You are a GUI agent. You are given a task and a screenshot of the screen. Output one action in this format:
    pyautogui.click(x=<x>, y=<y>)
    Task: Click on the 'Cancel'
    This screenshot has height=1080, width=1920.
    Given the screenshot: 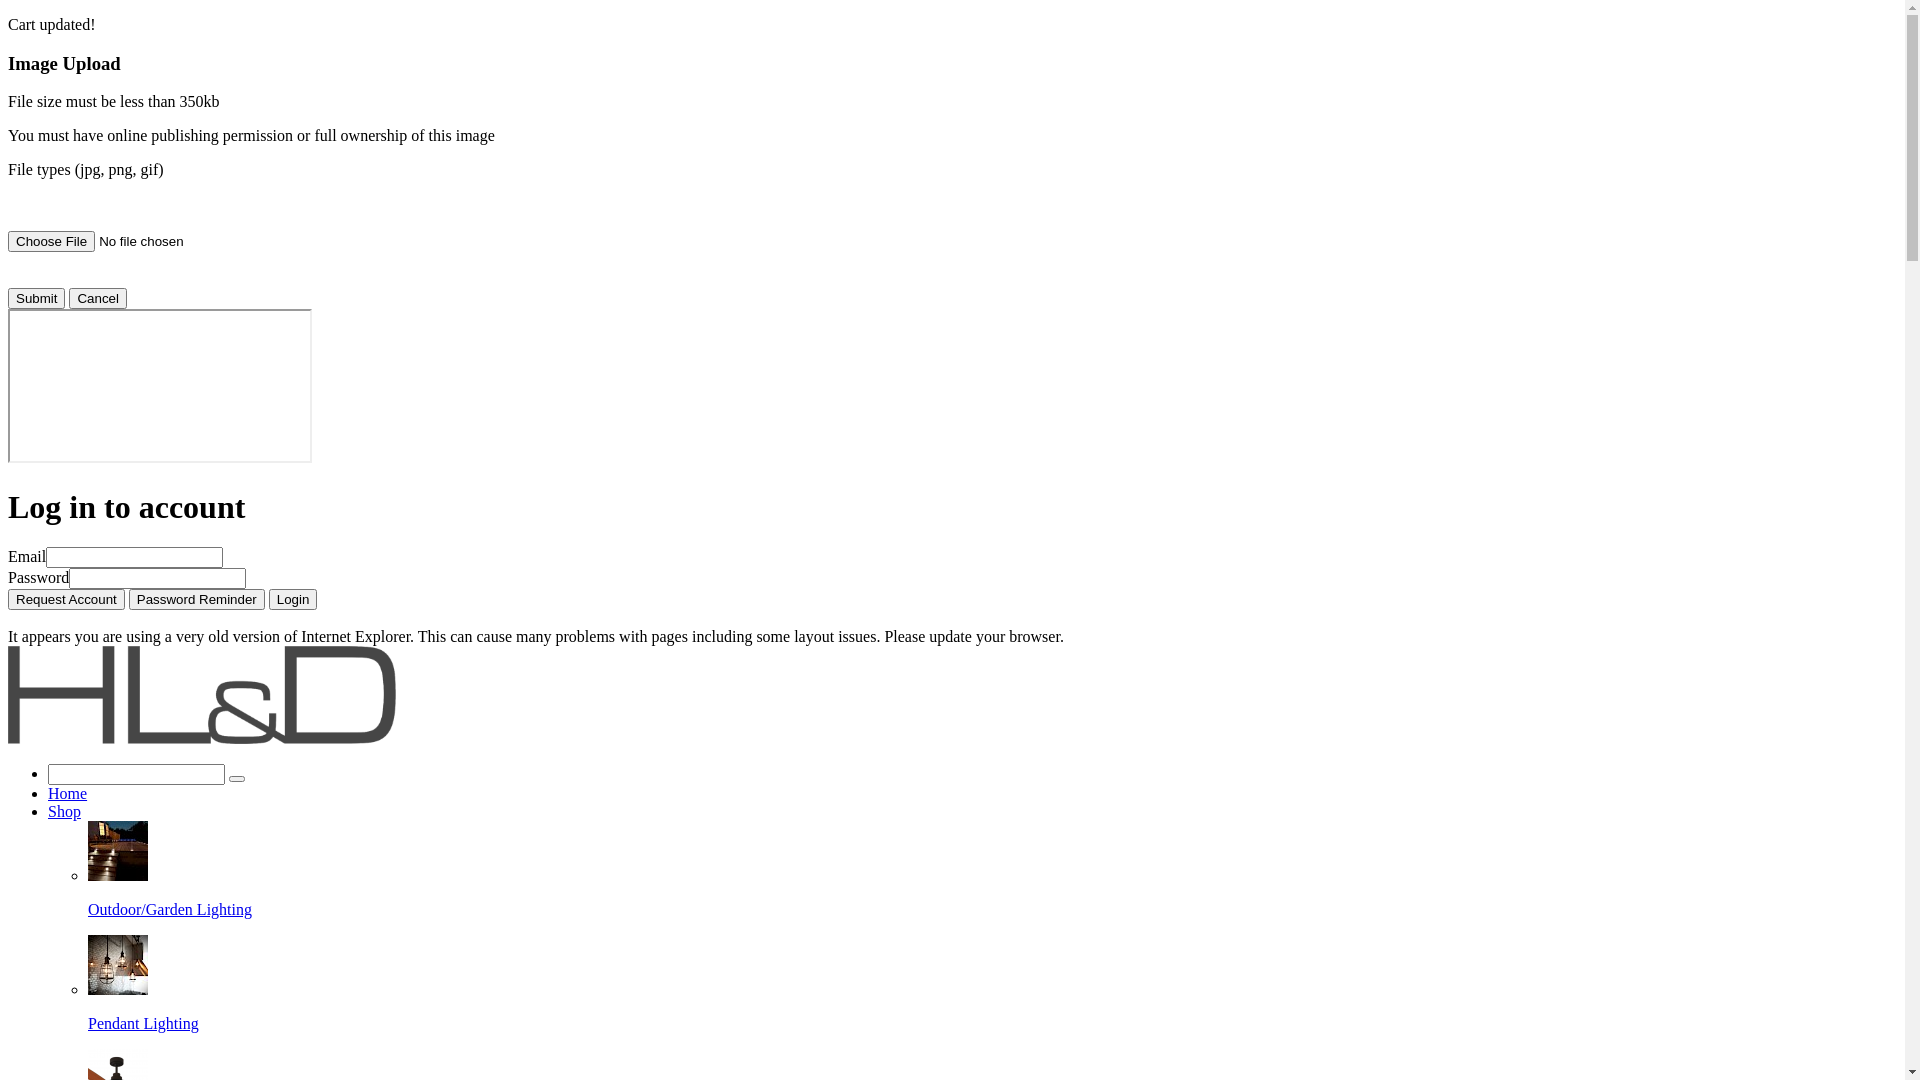 What is the action you would take?
    pyautogui.click(x=96, y=298)
    